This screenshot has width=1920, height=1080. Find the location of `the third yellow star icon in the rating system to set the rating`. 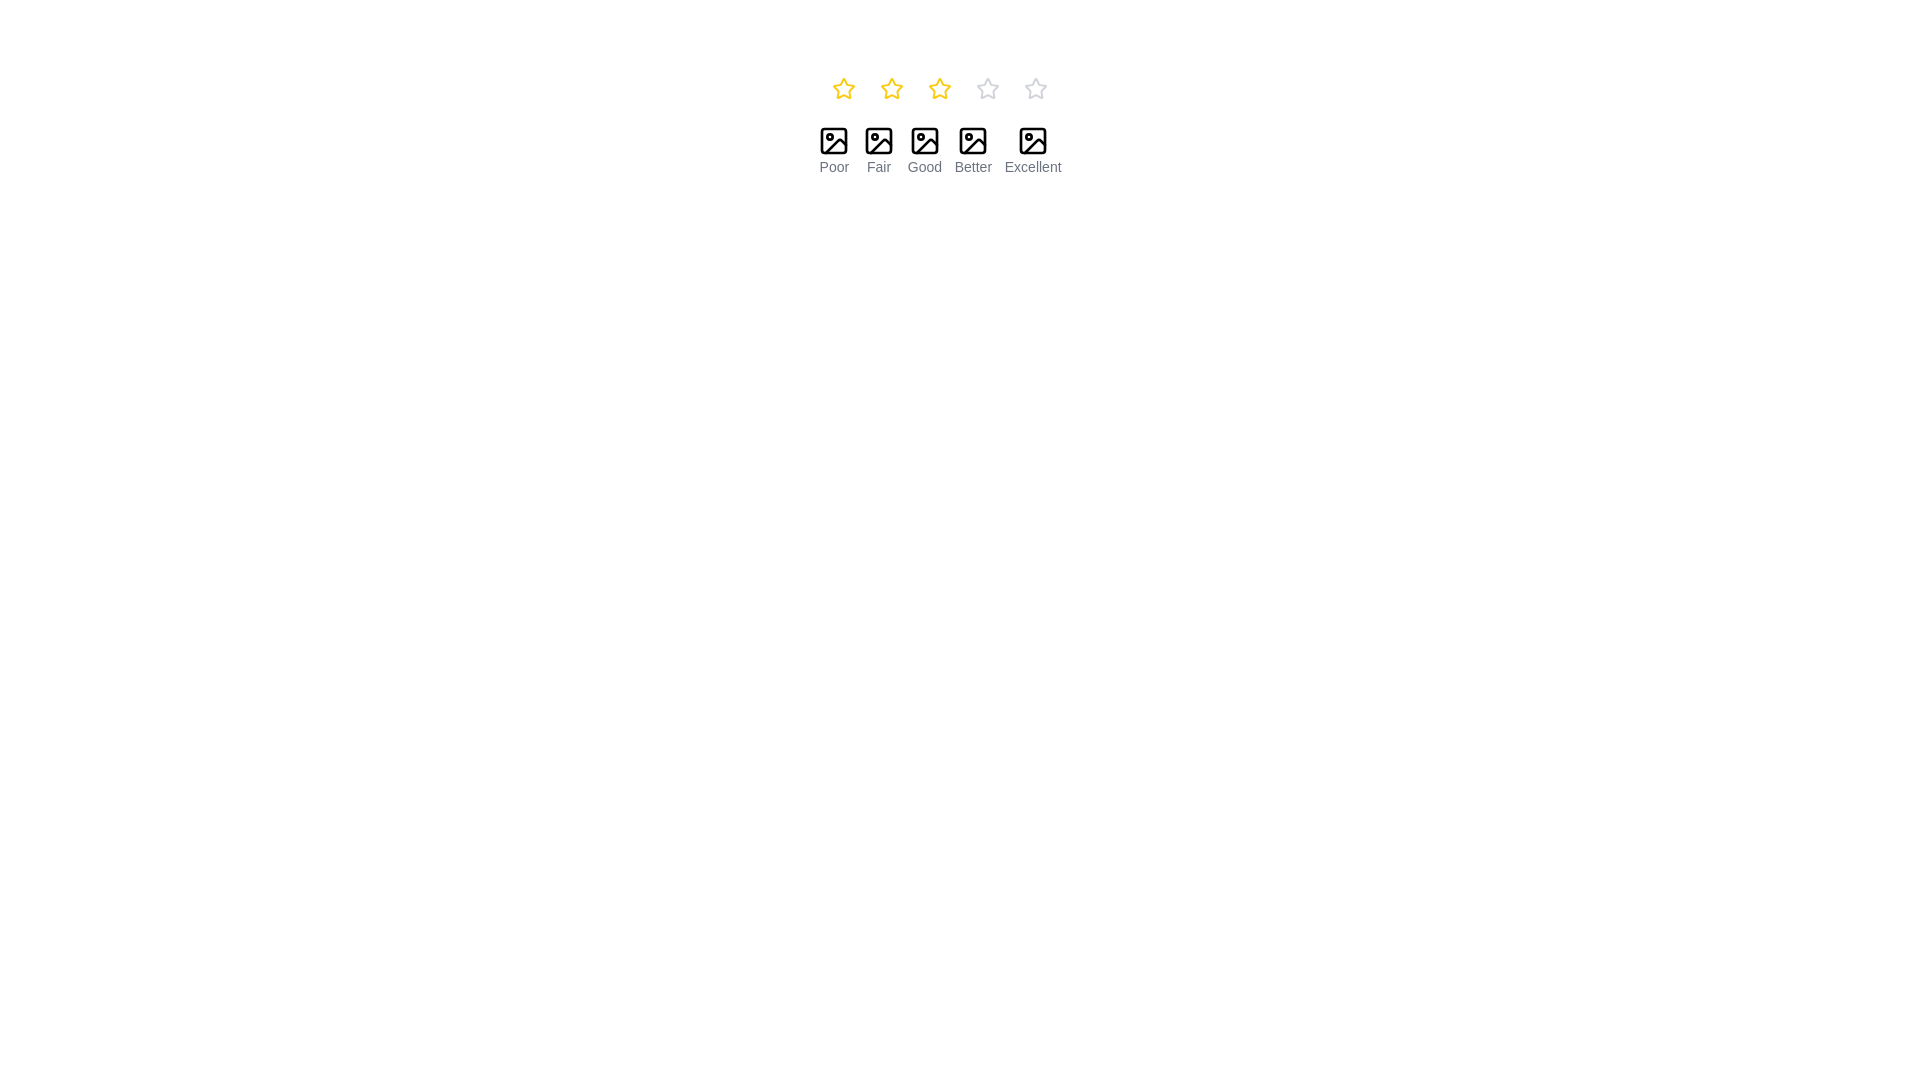

the third yellow star icon in the rating system to set the rating is located at coordinates (939, 87).